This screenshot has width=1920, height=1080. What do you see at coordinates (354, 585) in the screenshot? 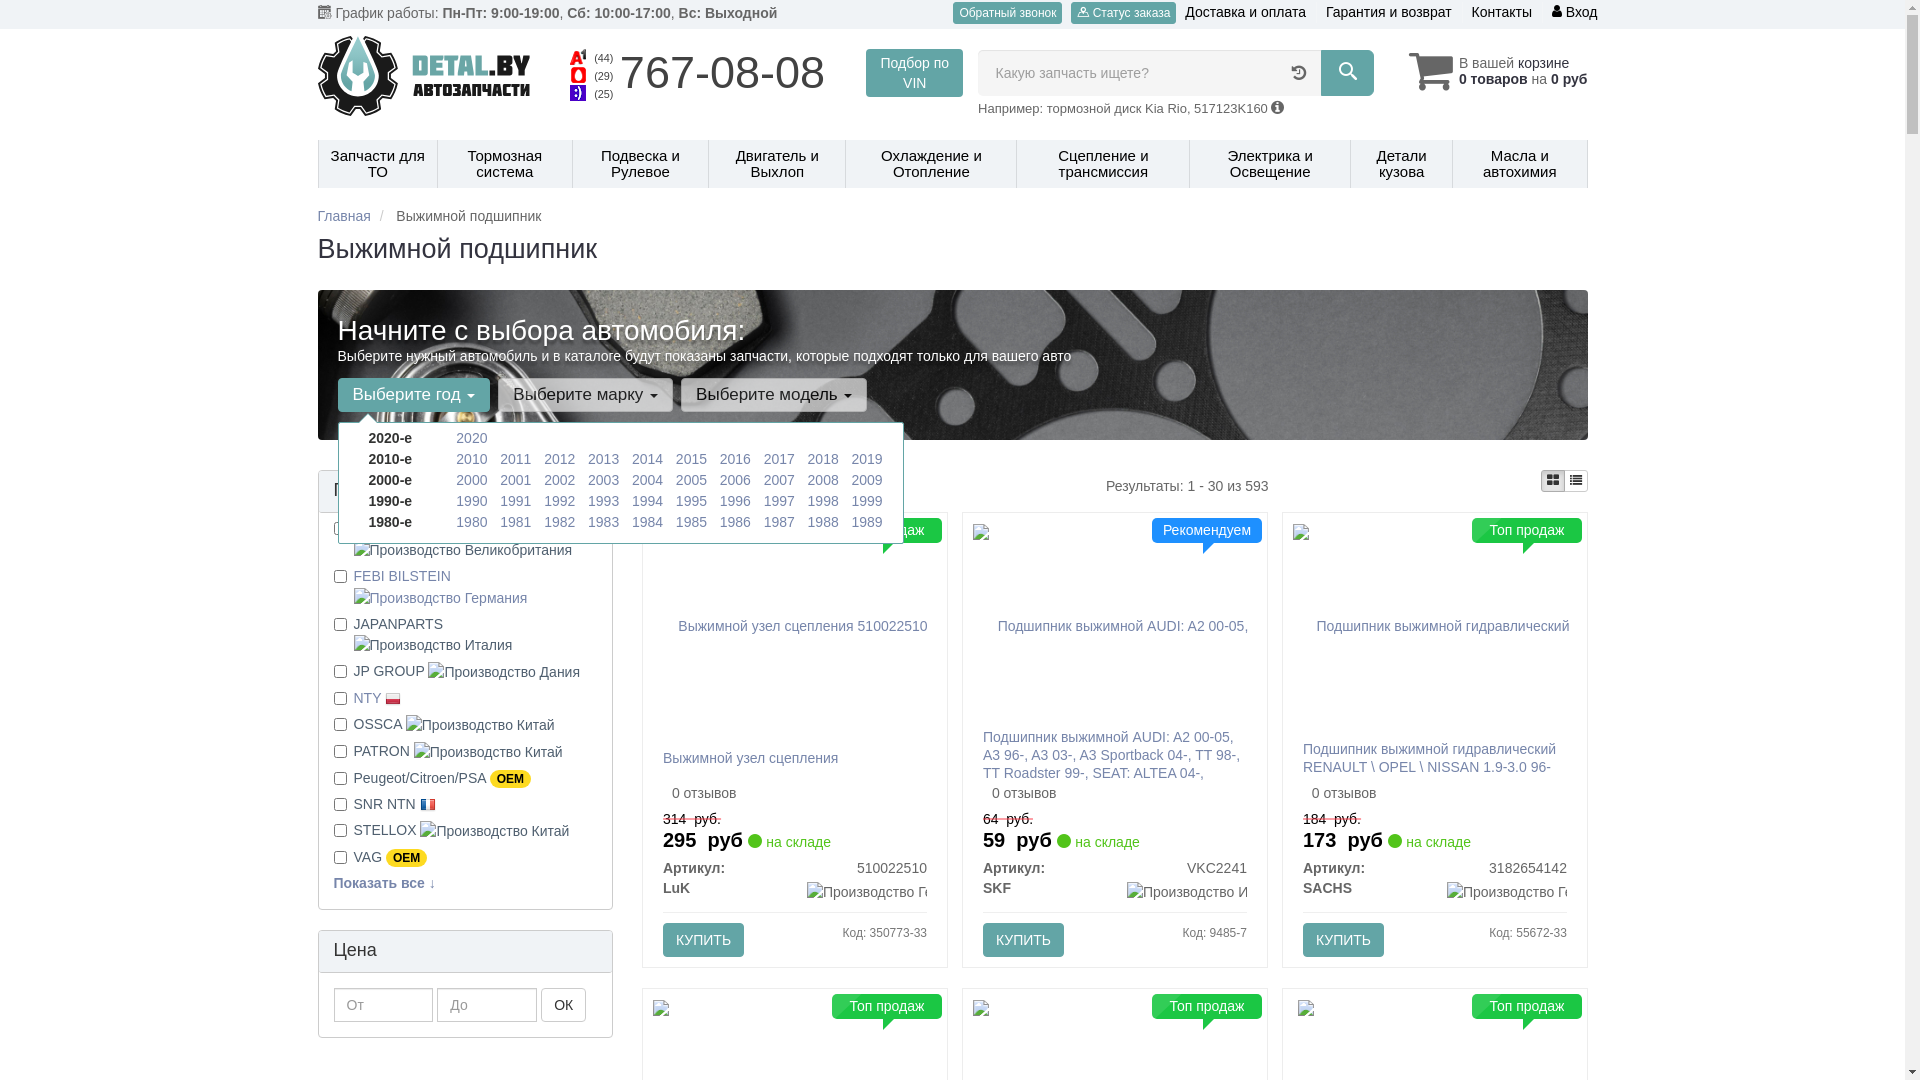
I see `'FEBI BILSTEIN'` at bounding box center [354, 585].